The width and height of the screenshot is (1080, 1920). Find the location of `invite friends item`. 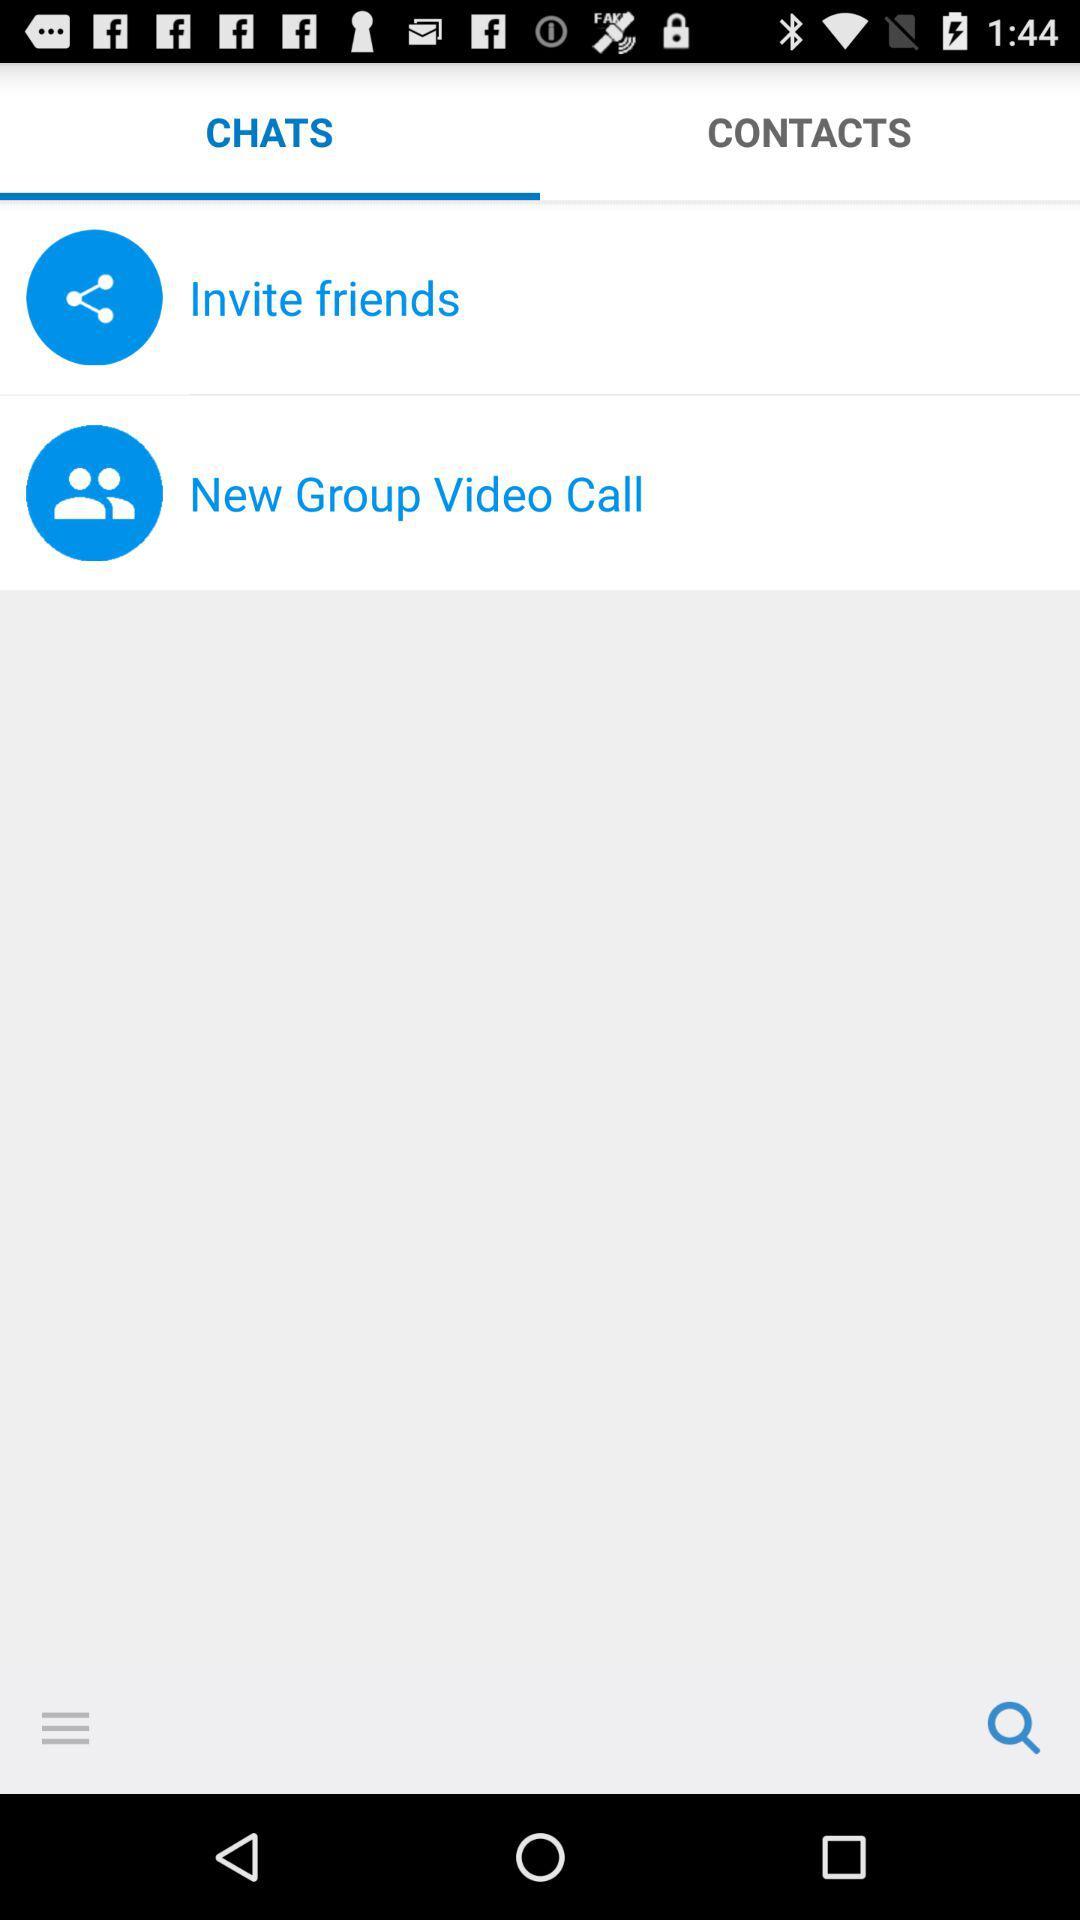

invite friends item is located at coordinates (634, 296).